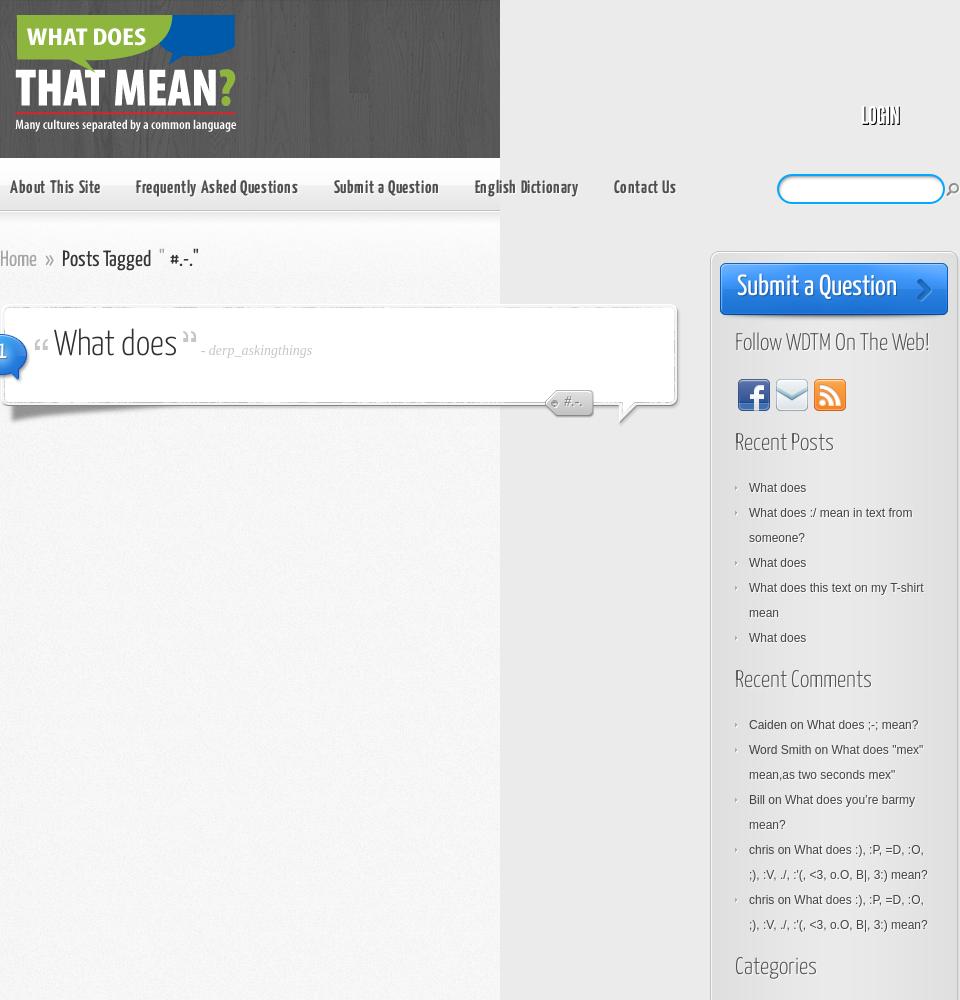 This screenshot has height=1000, width=960. Describe the element at coordinates (204, 349) in the screenshot. I see `'-'` at that location.